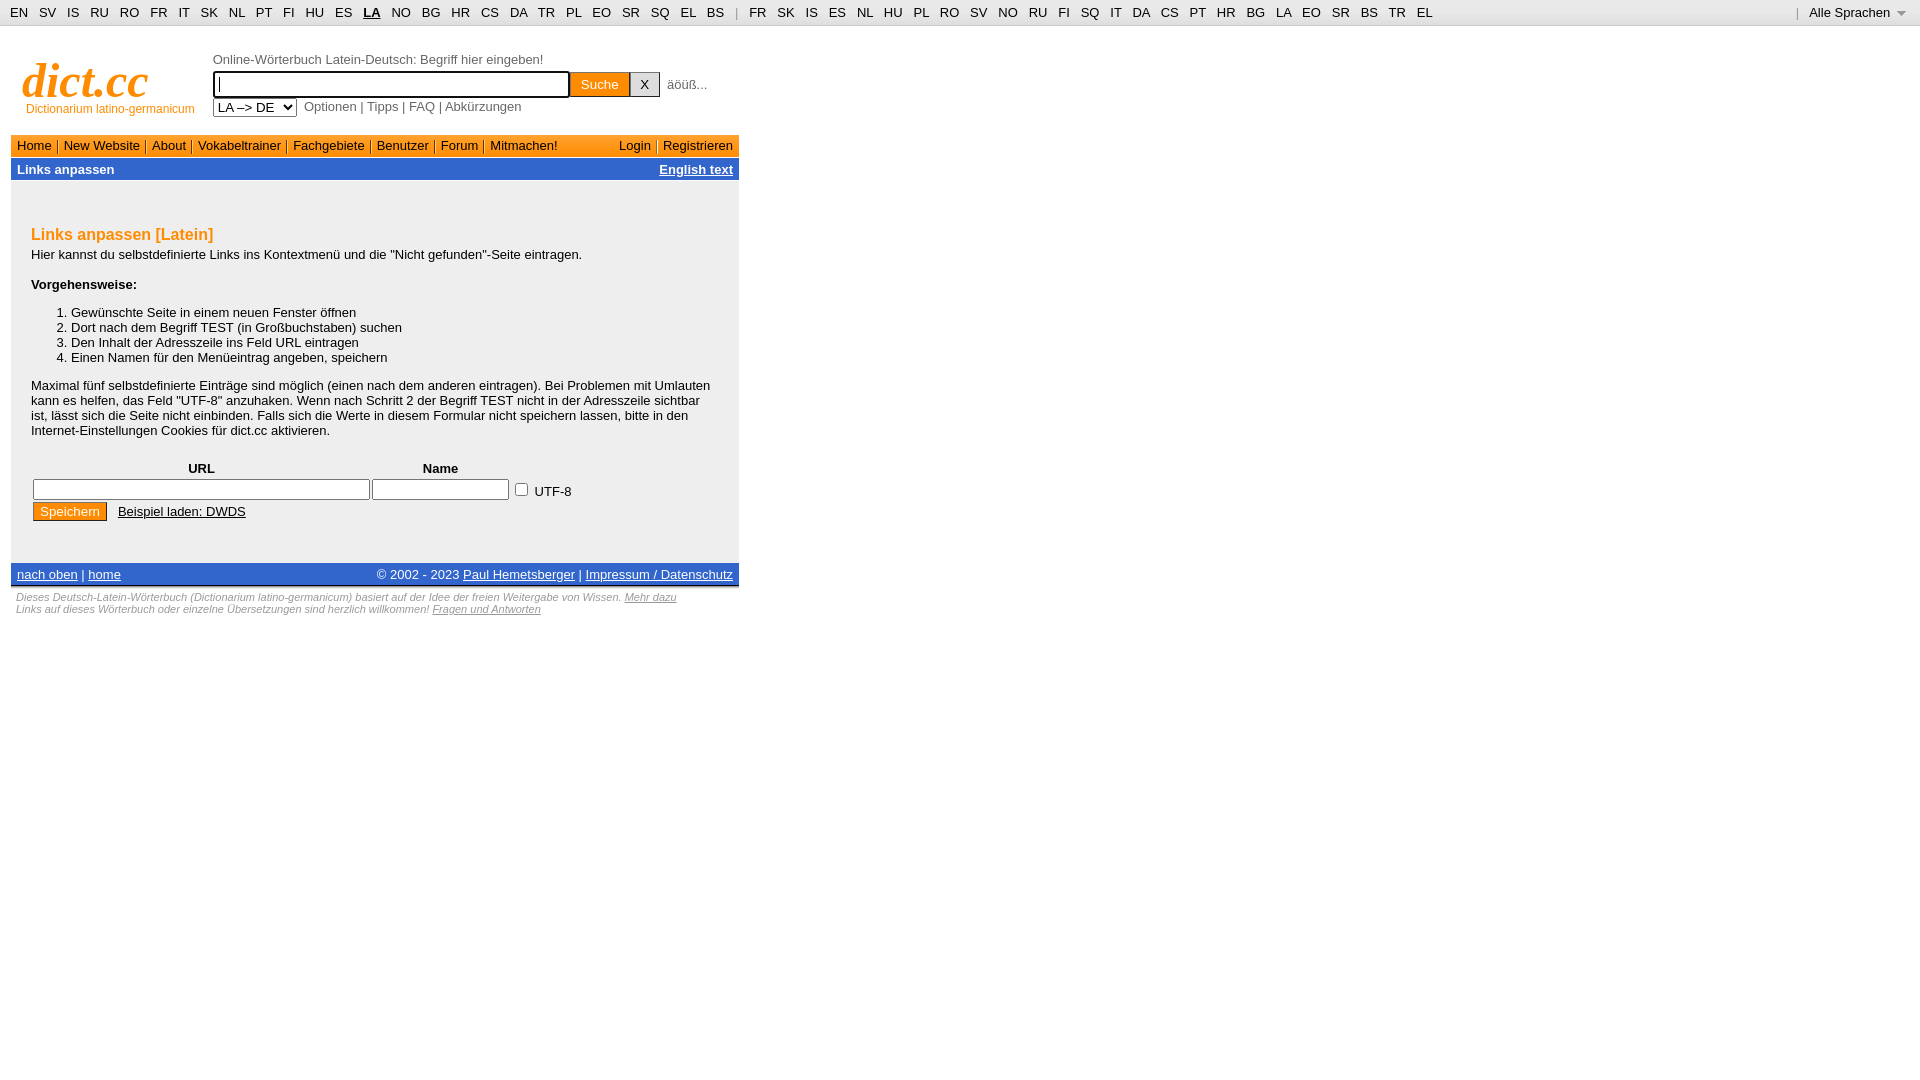 The height and width of the screenshot is (1080, 1920). I want to click on 'Suche', so click(569, 83).